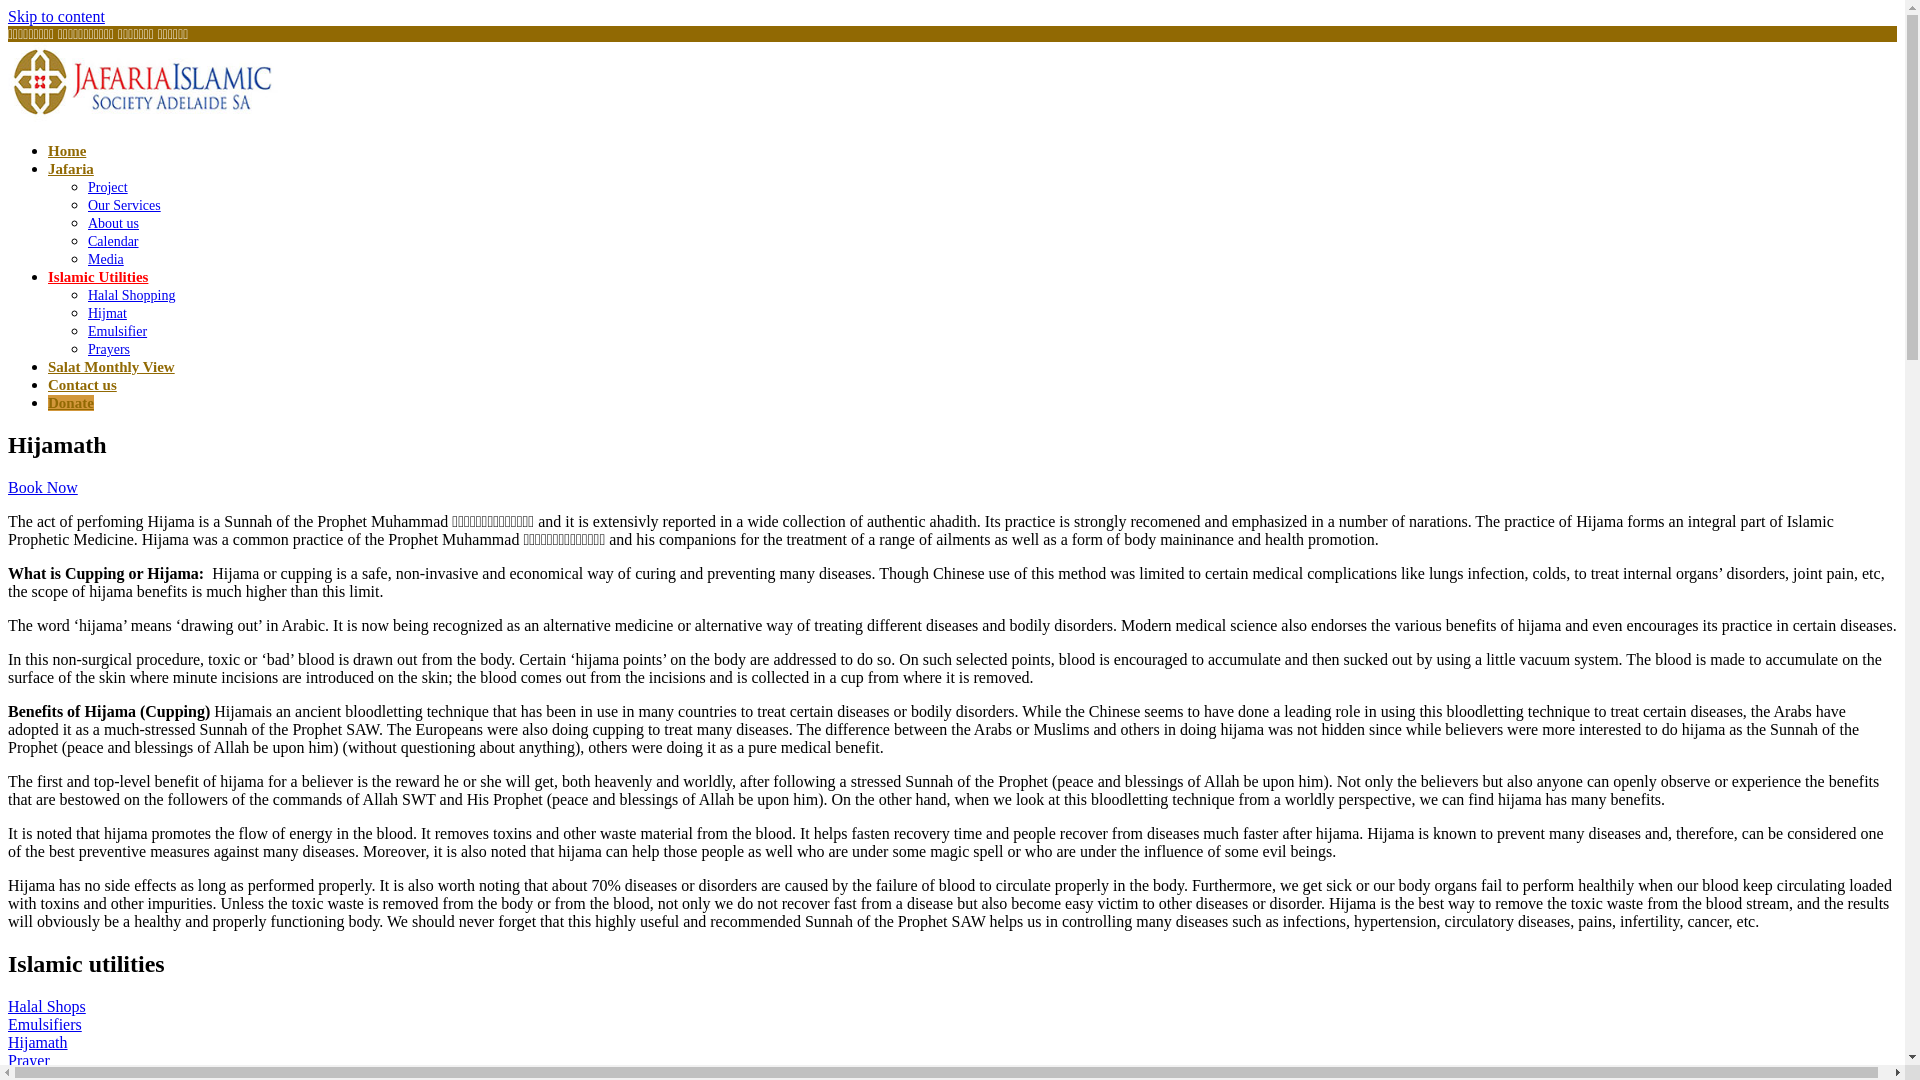  Describe the element at coordinates (123, 205) in the screenshot. I see `'Our Services'` at that location.